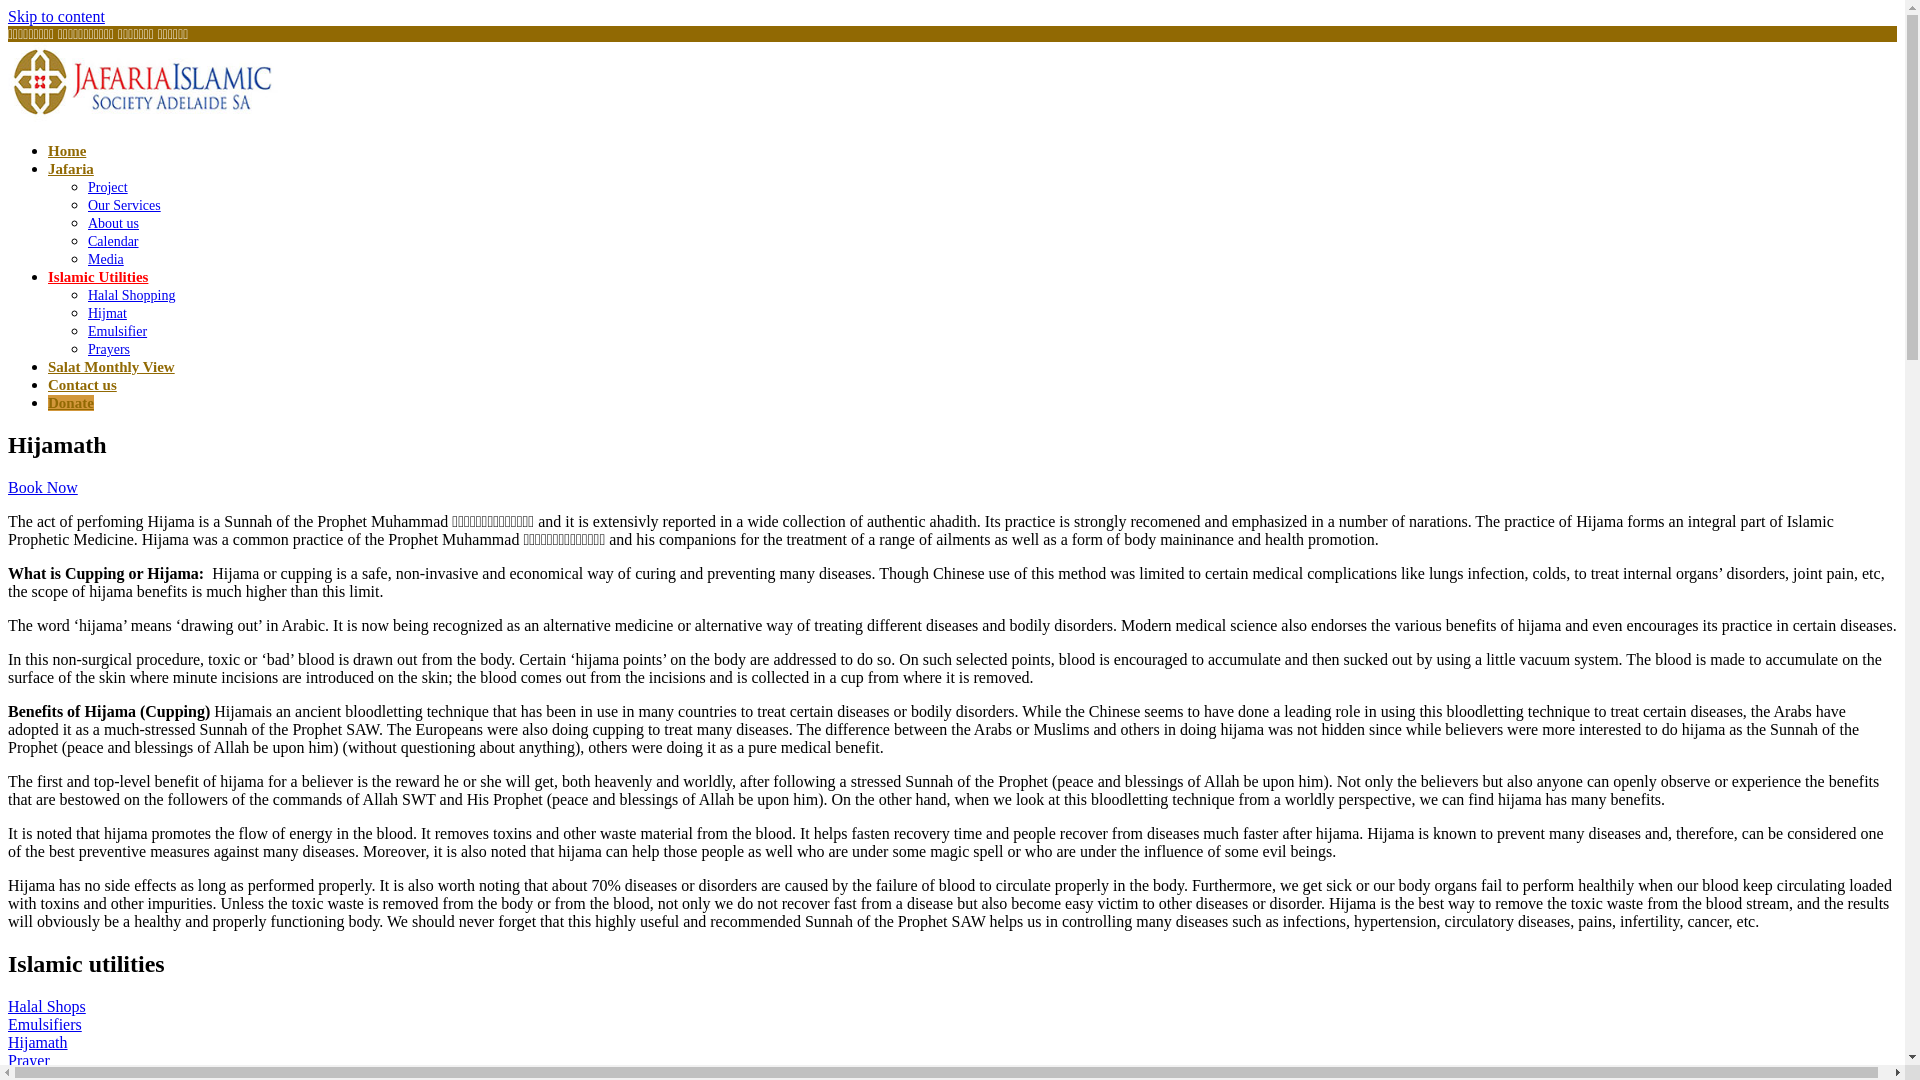  Describe the element at coordinates (123, 205) in the screenshot. I see `'Our Services'` at that location.